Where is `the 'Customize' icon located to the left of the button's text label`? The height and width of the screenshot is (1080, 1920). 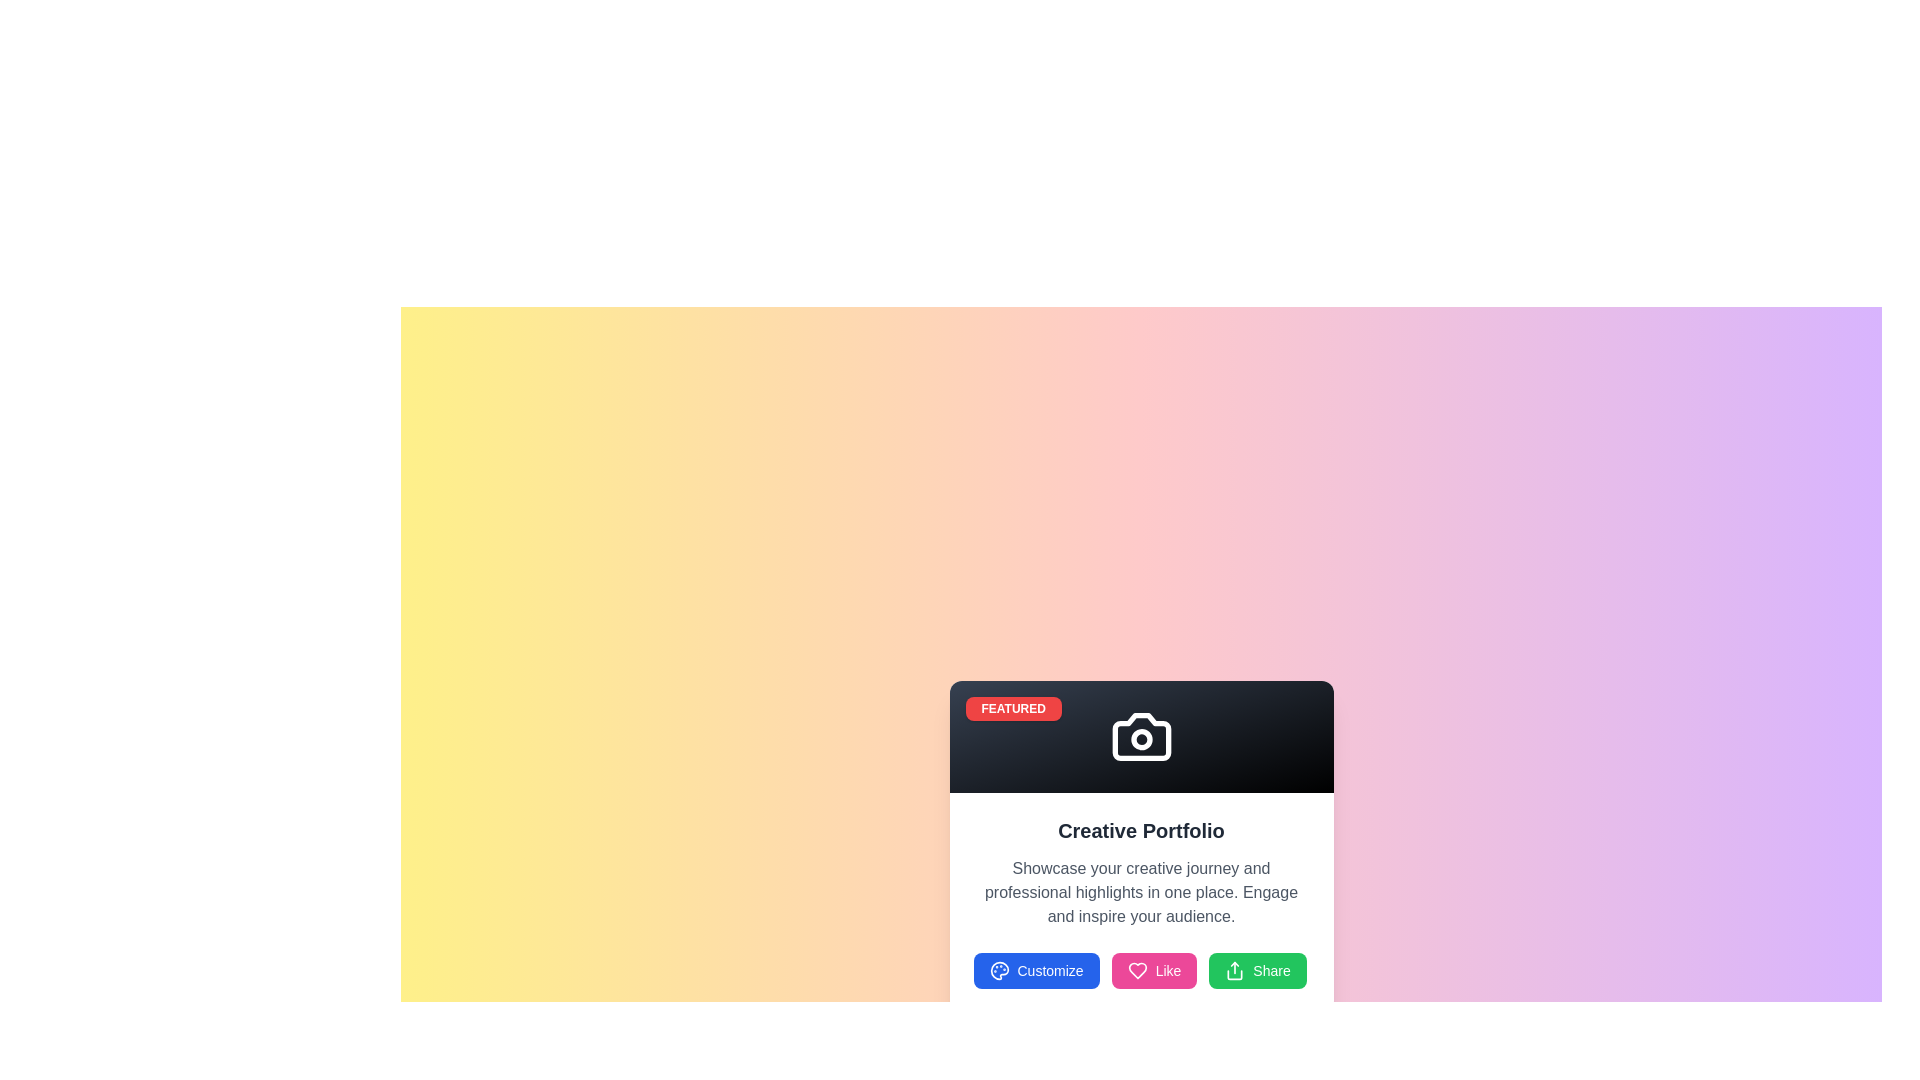 the 'Customize' icon located to the left of the button's text label is located at coordinates (999, 970).